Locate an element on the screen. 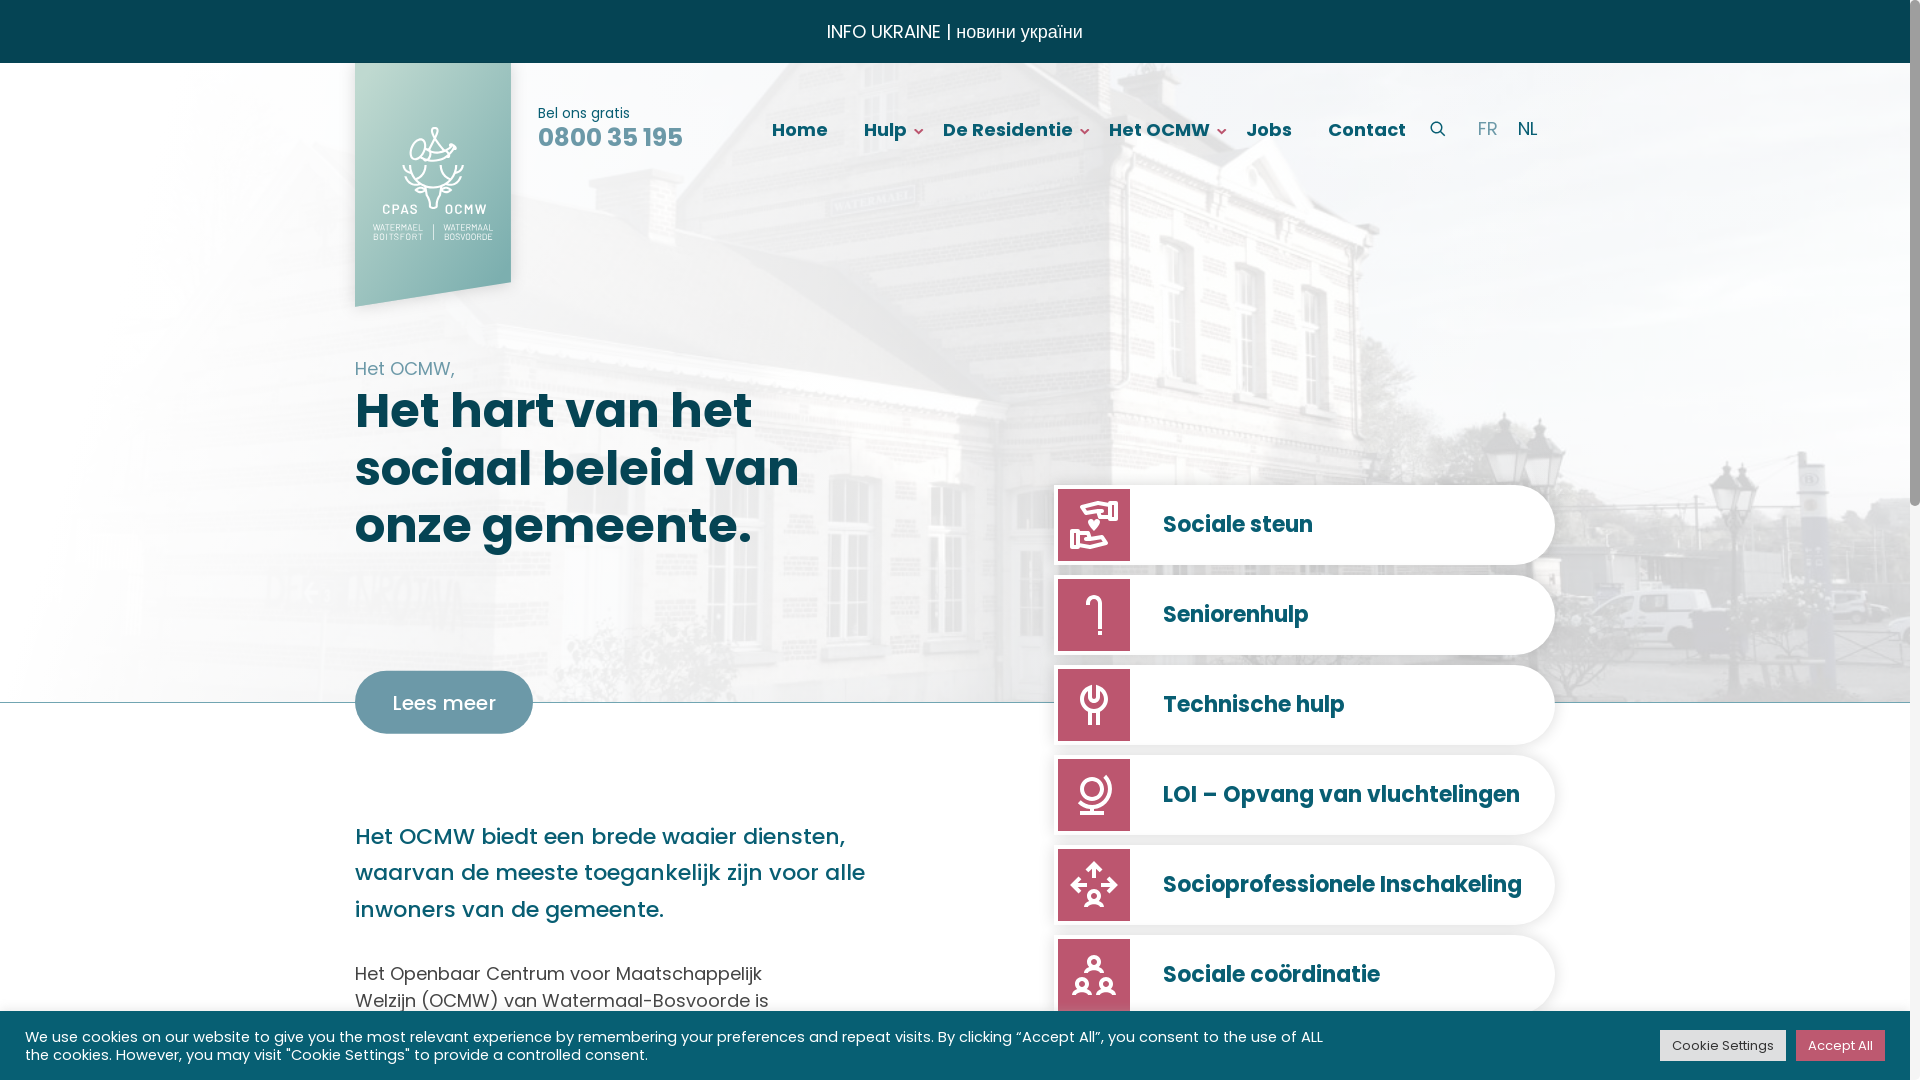 This screenshot has height=1080, width=1920. 'Accept All' is located at coordinates (1840, 1044).